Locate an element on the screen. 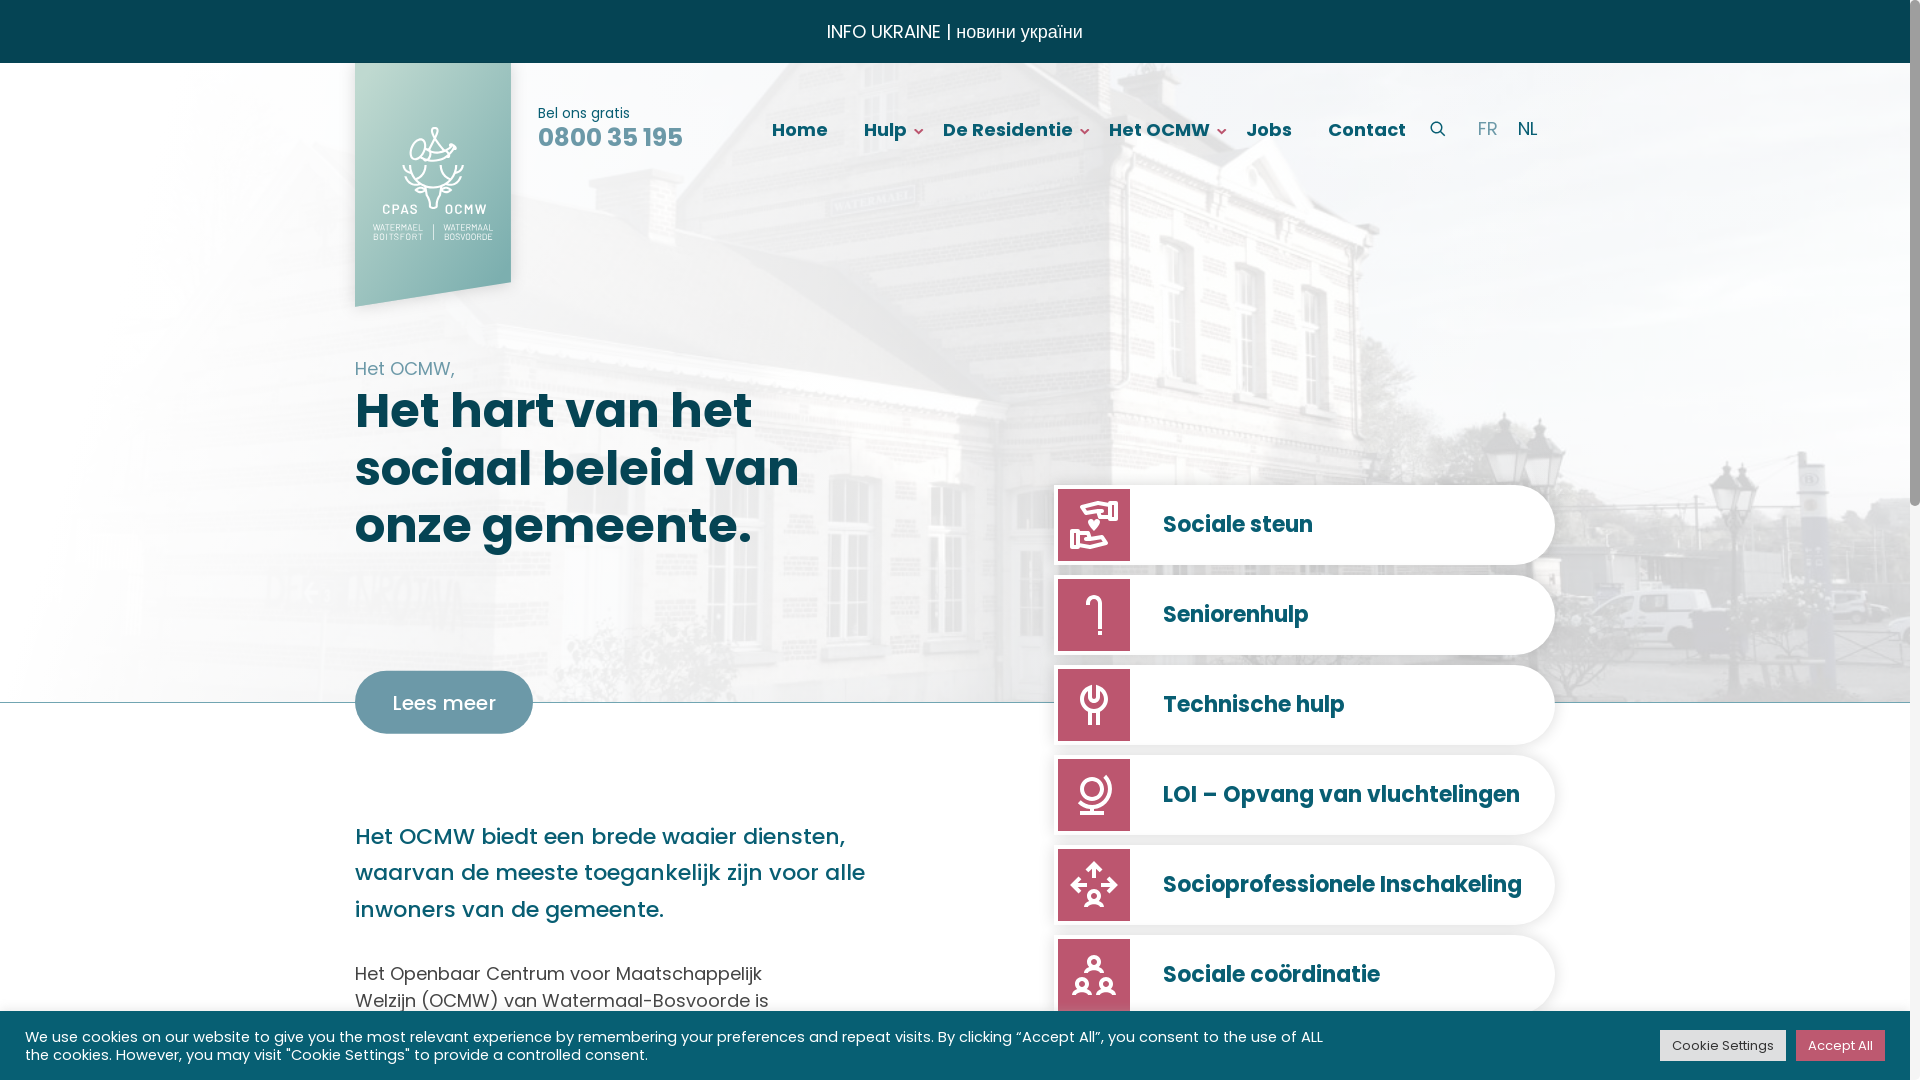 This screenshot has height=1080, width=1920. 'Accept All' is located at coordinates (1840, 1044).